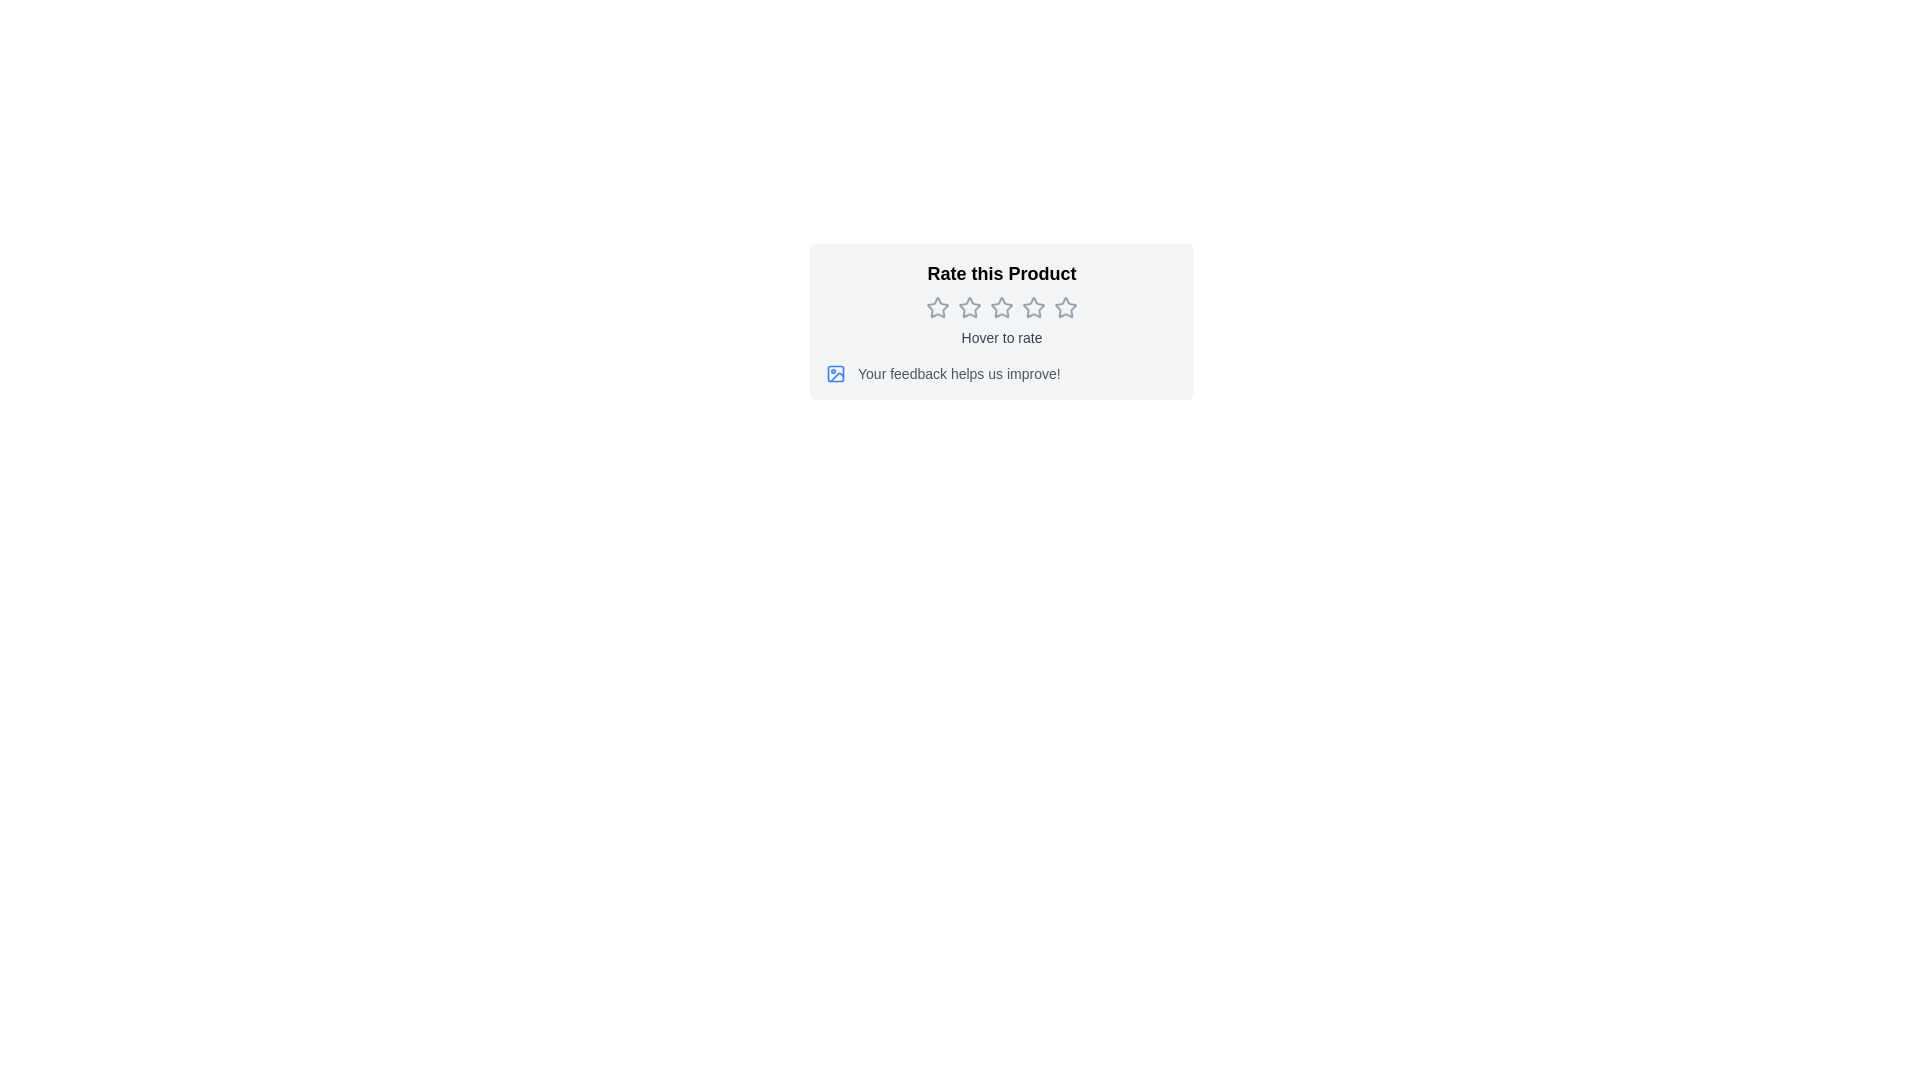 This screenshot has width=1920, height=1080. I want to click on the second star-shaped icon in the horizontal rating system, so click(969, 308).